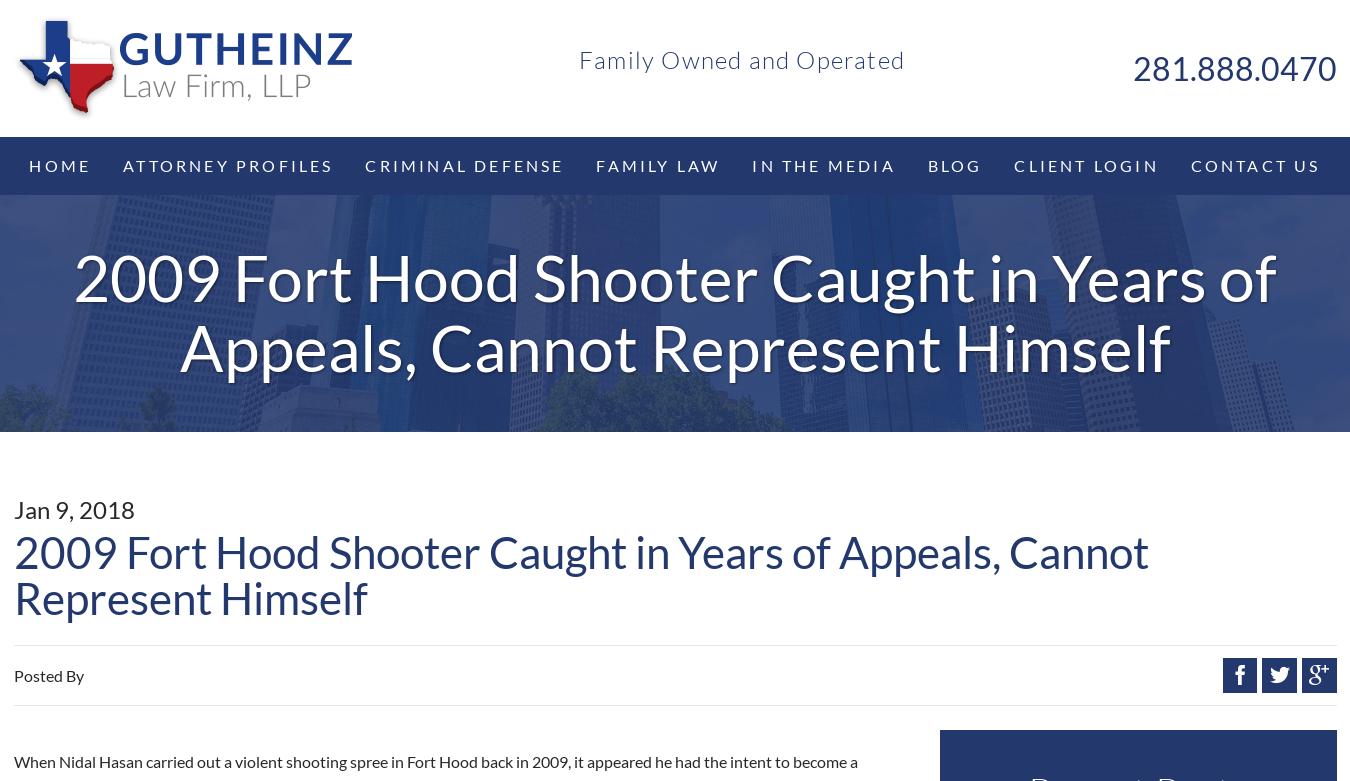  What do you see at coordinates (463, 163) in the screenshot?
I see `'Criminal Defense'` at bounding box center [463, 163].